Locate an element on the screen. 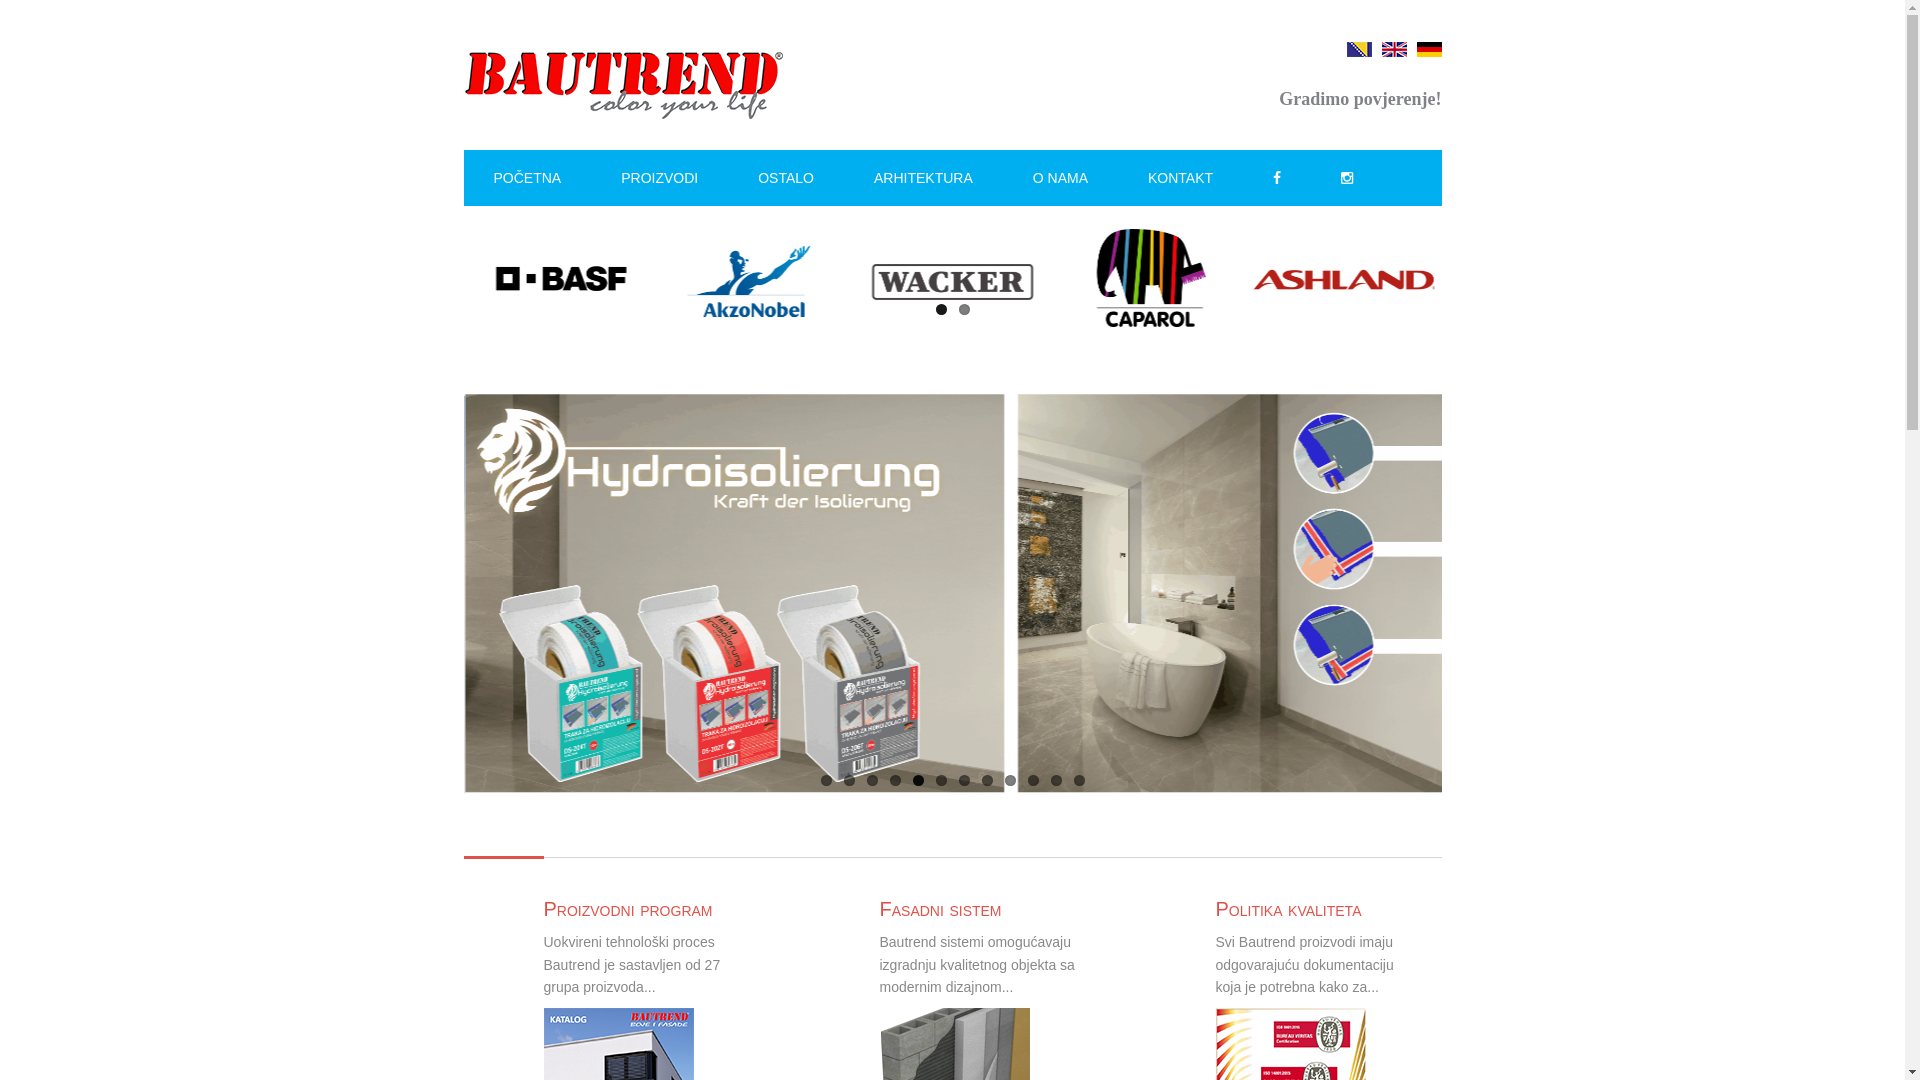 The height and width of the screenshot is (1080, 1920). '2' is located at coordinates (849, 779).